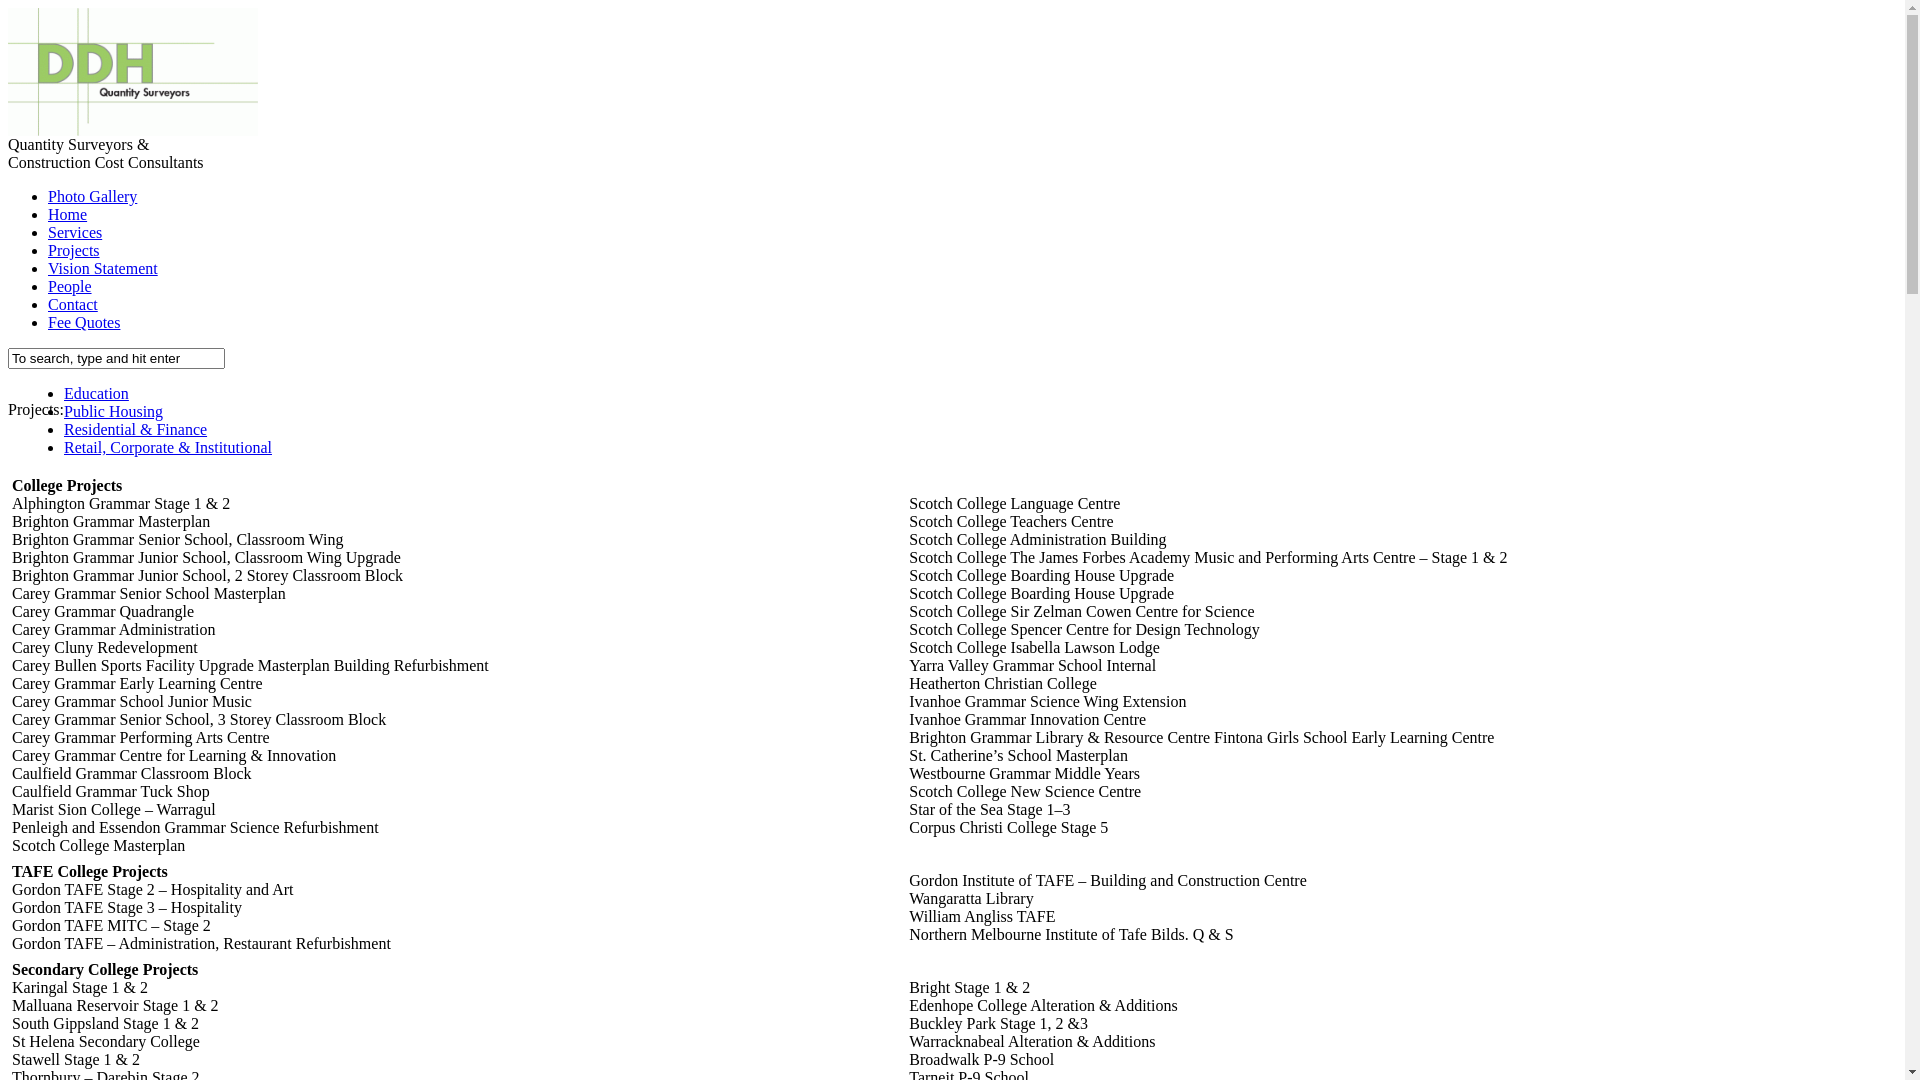 The image size is (1920, 1080). What do you see at coordinates (168, 446) in the screenshot?
I see `'Retail, Corporate & Institutional'` at bounding box center [168, 446].